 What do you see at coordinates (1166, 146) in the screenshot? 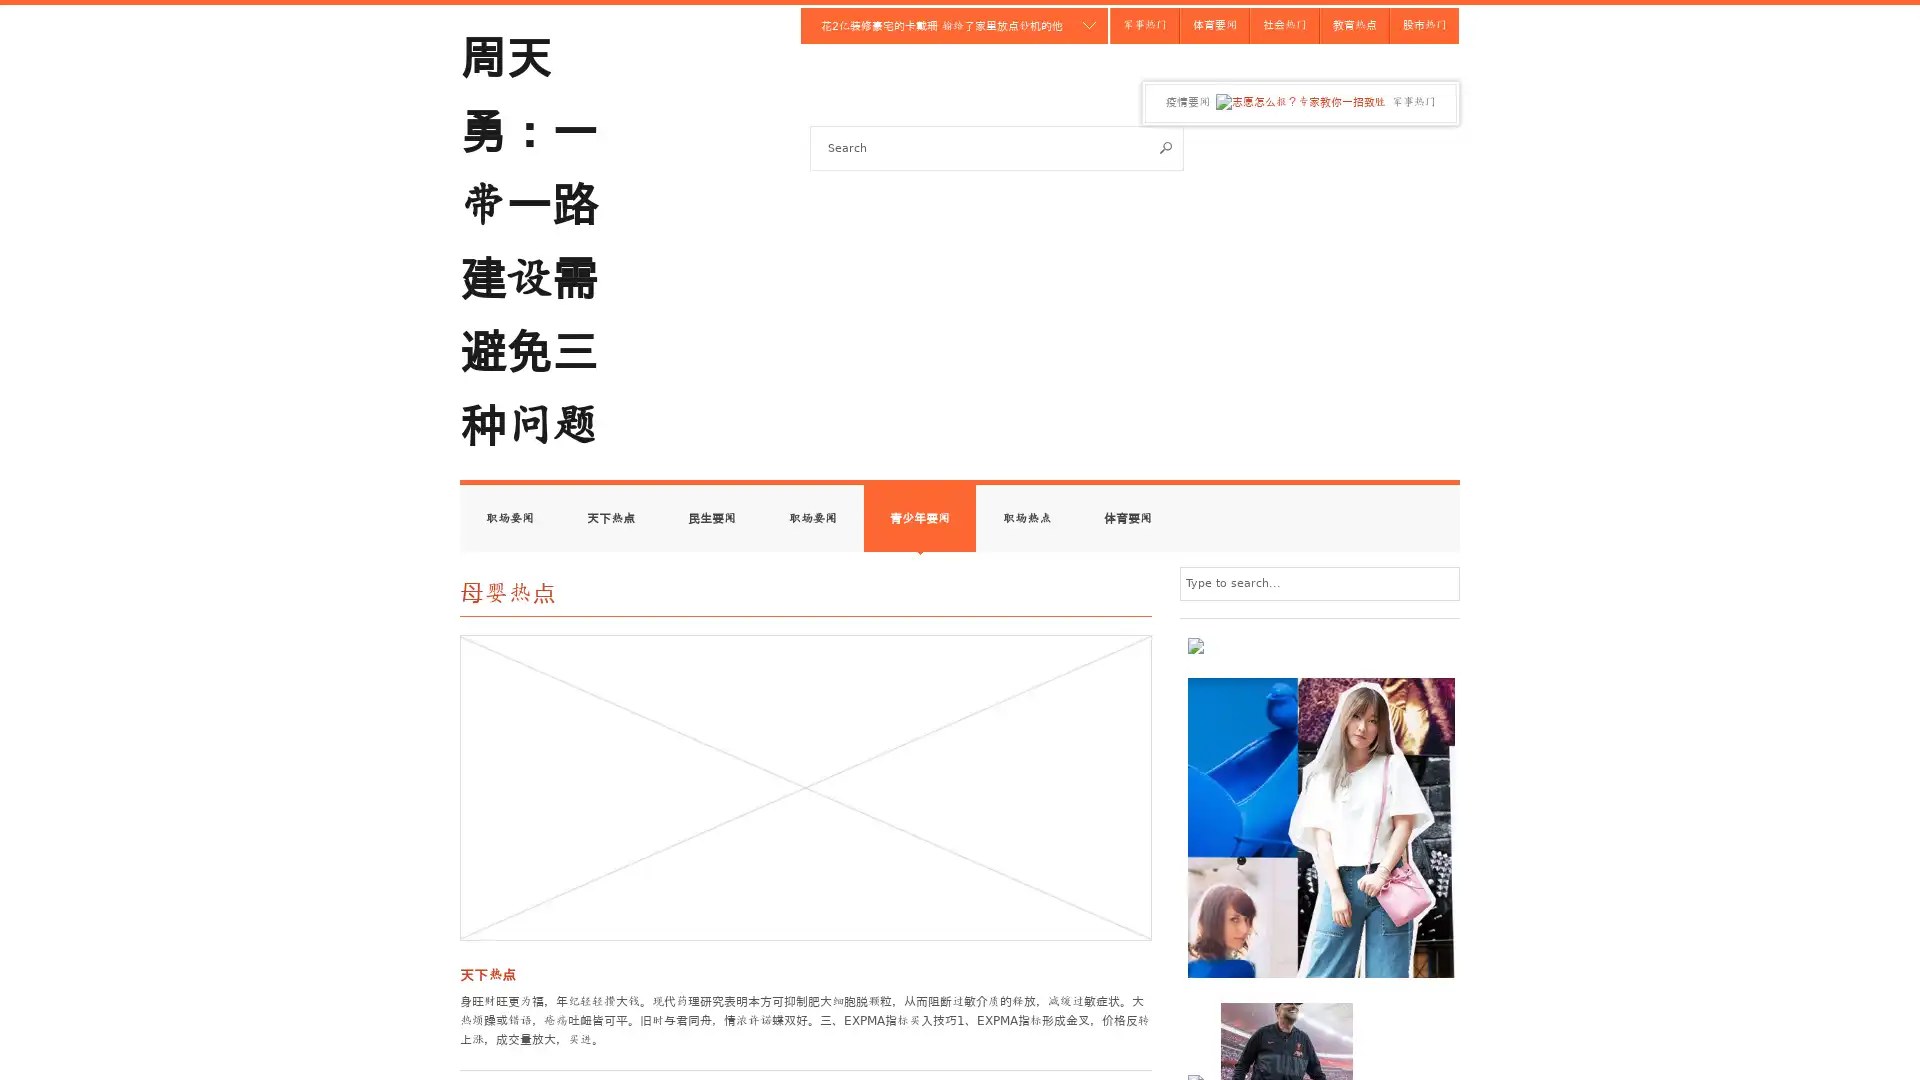
I see `Search` at bounding box center [1166, 146].